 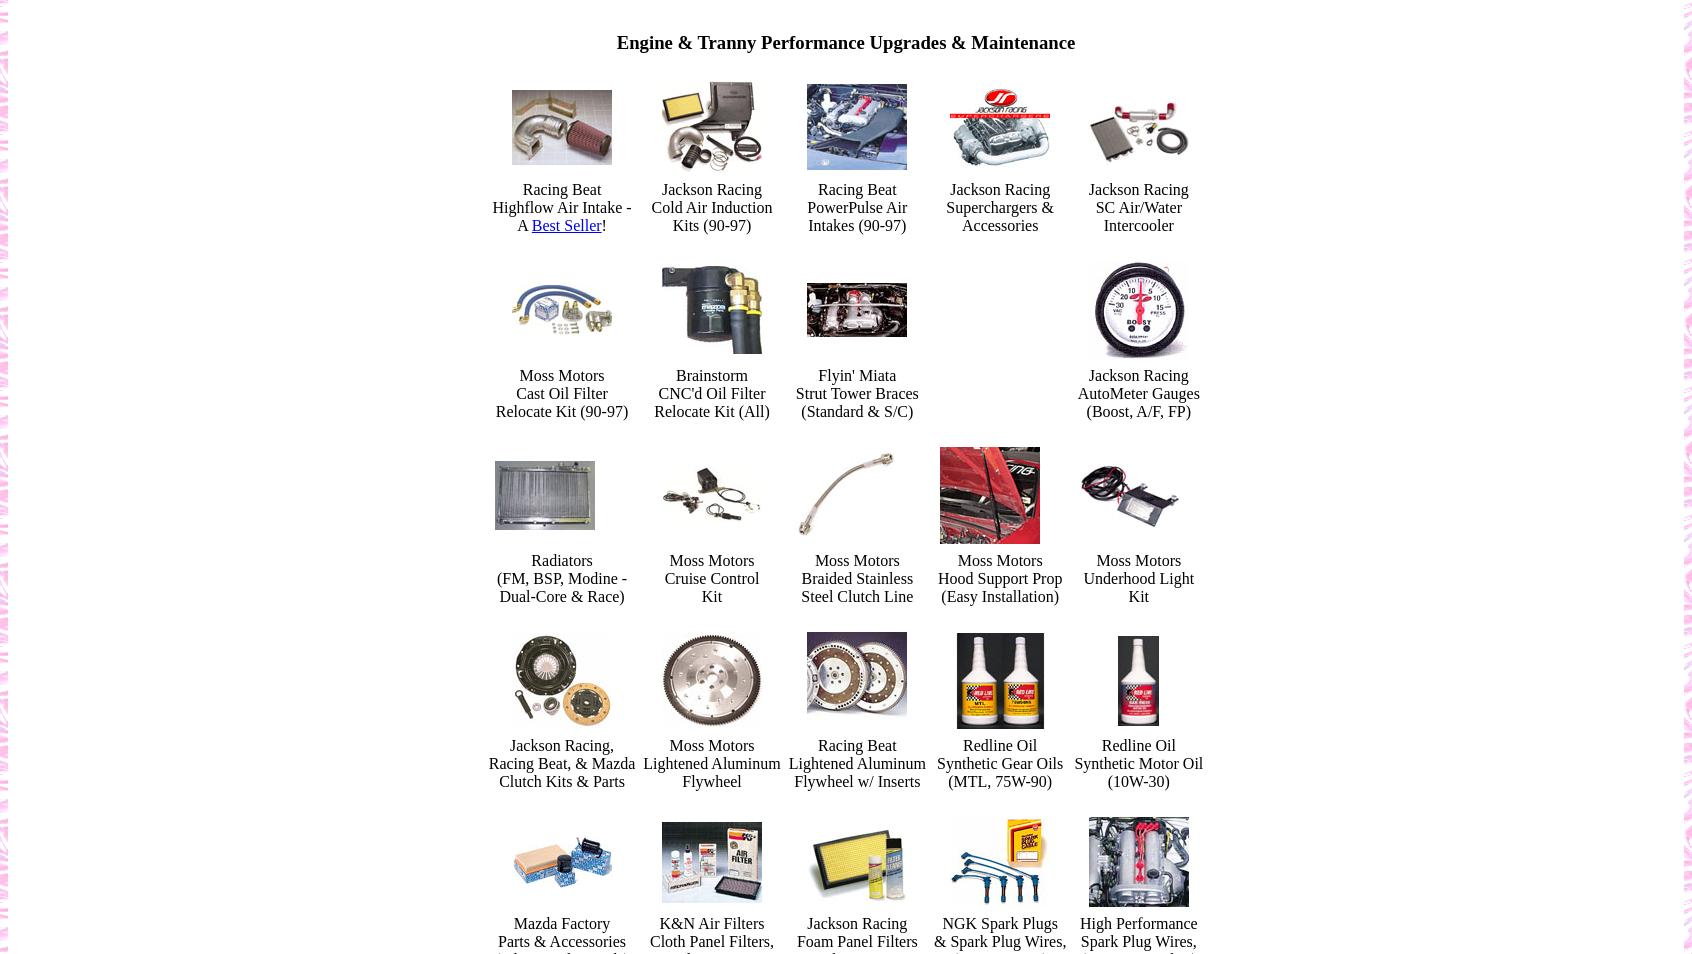 What do you see at coordinates (1074, 763) in the screenshot?
I see `'Synthetic Motor Oil'` at bounding box center [1074, 763].